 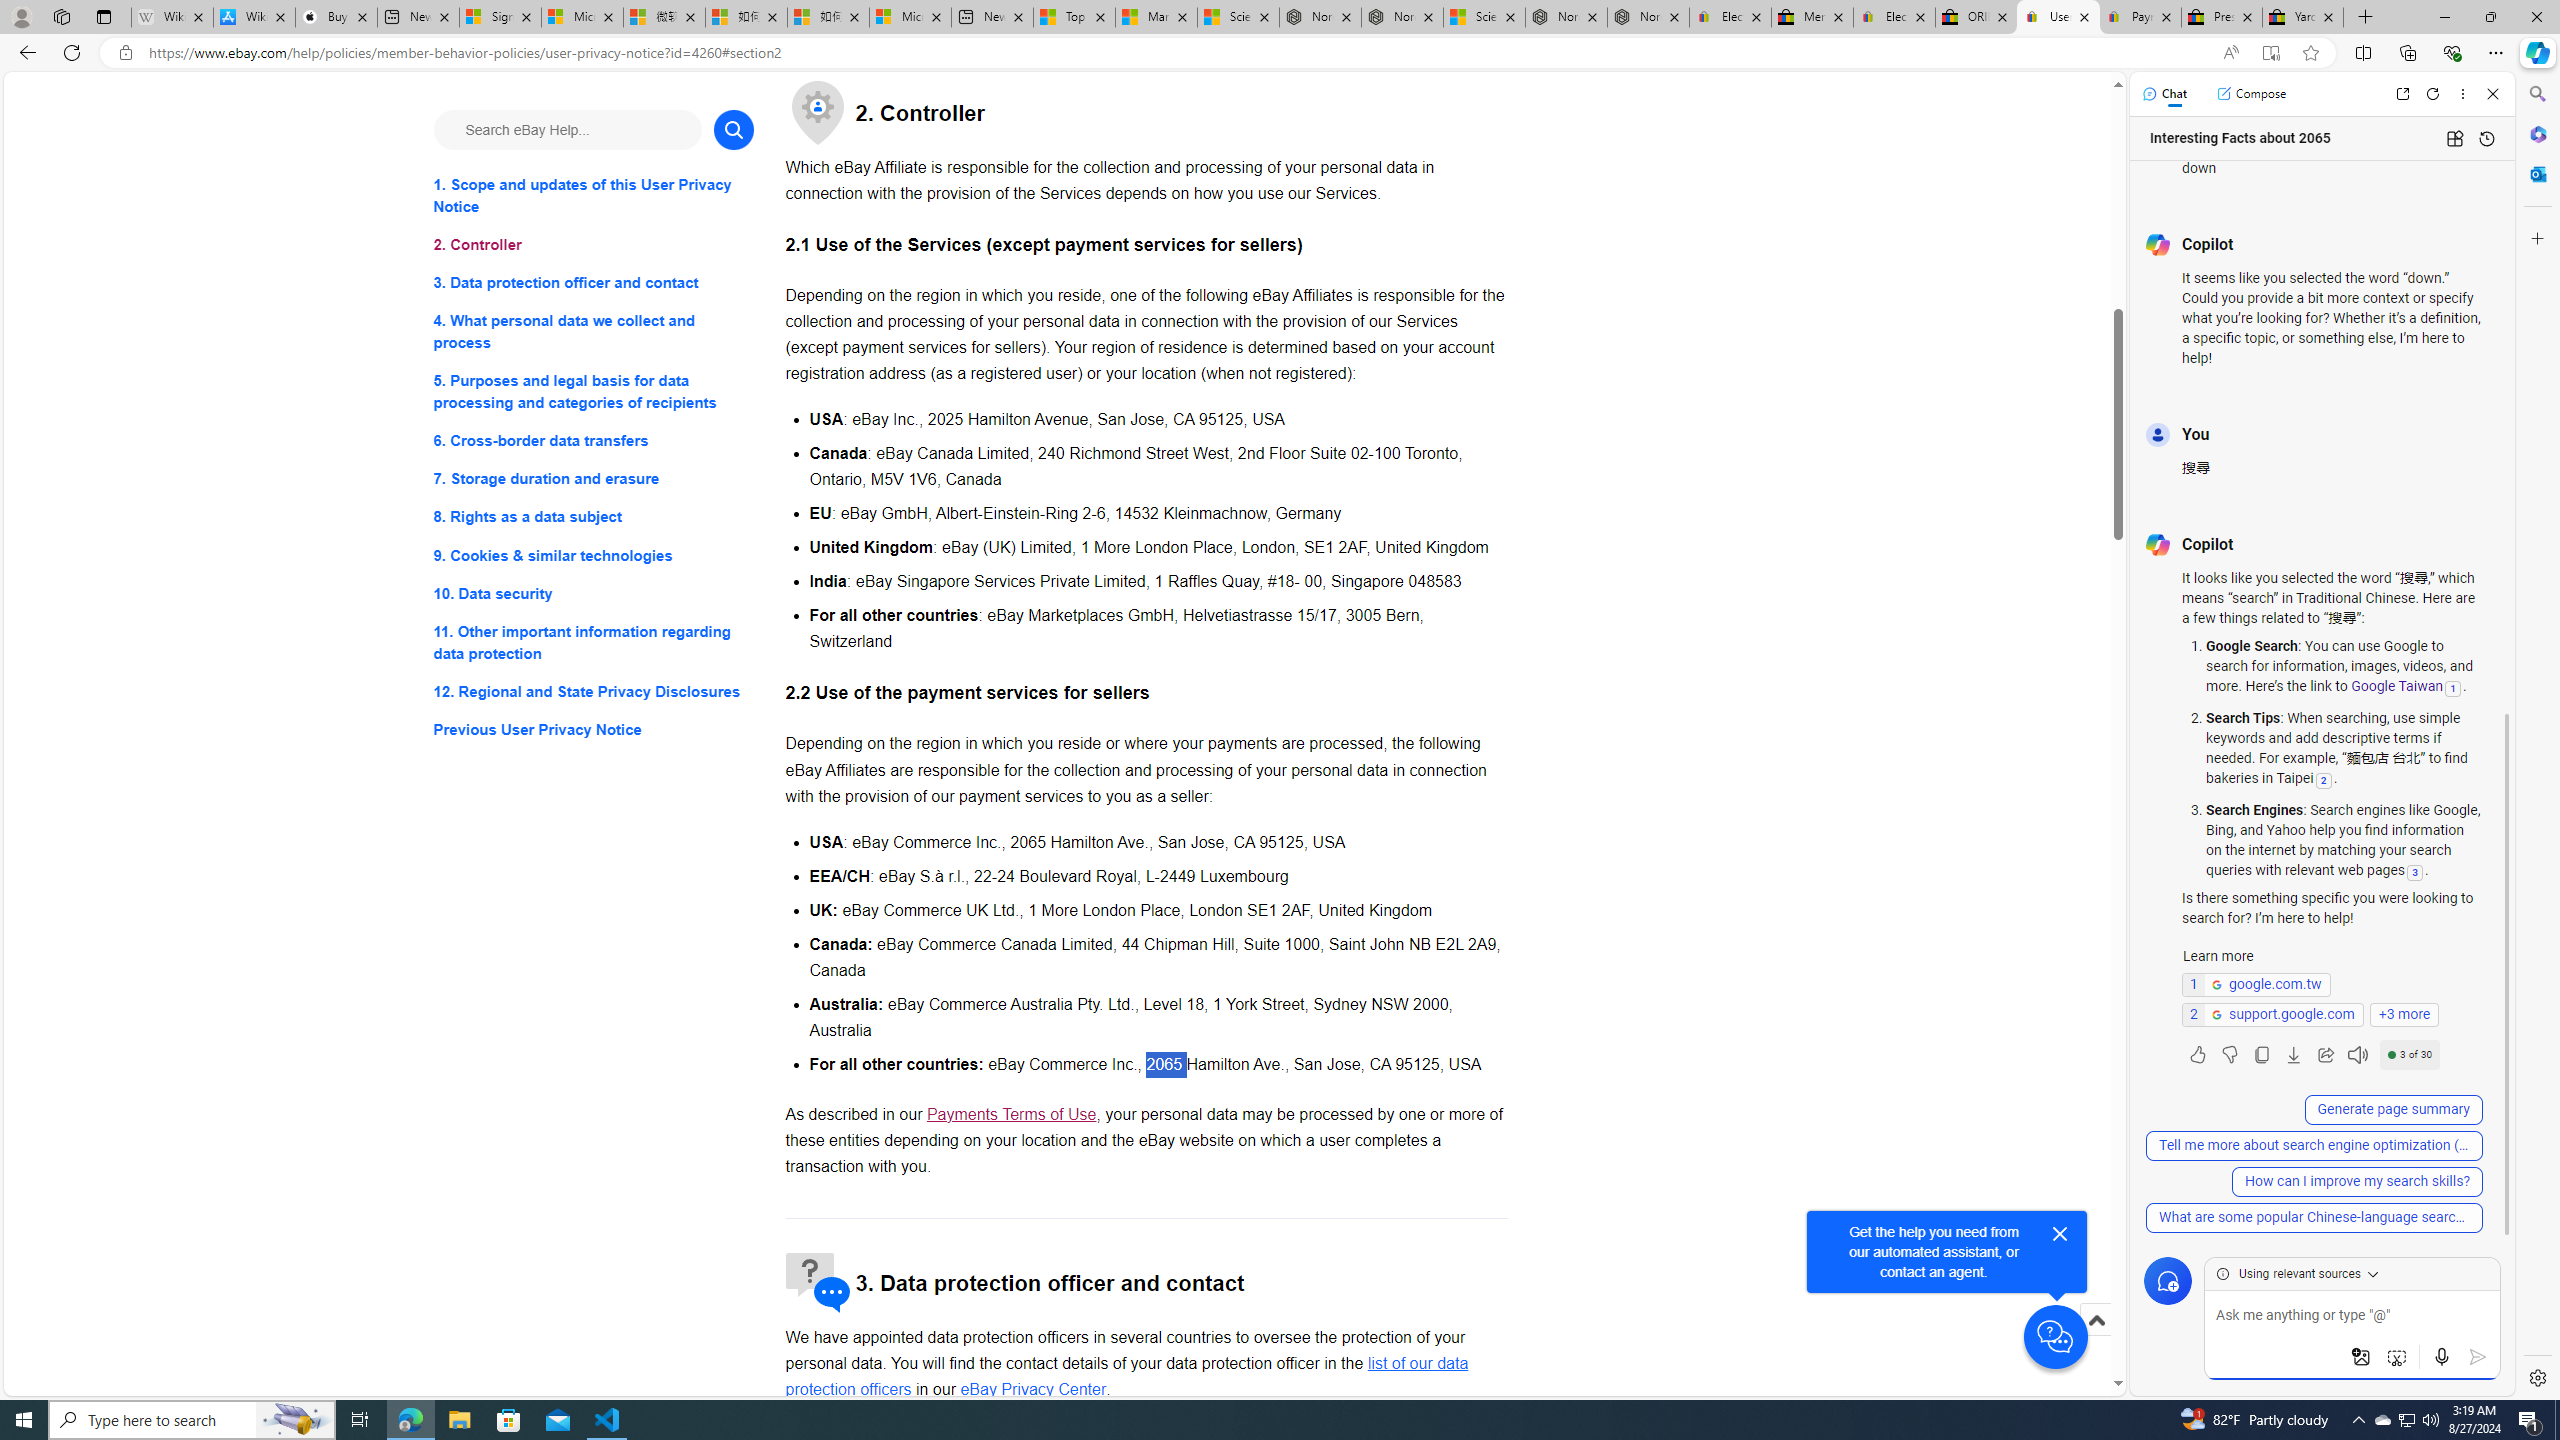 What do you see at coordinates (1154, 16) in the screenshot?
I see `'Marine life - MSN'` at bounding box center [1154, 16].